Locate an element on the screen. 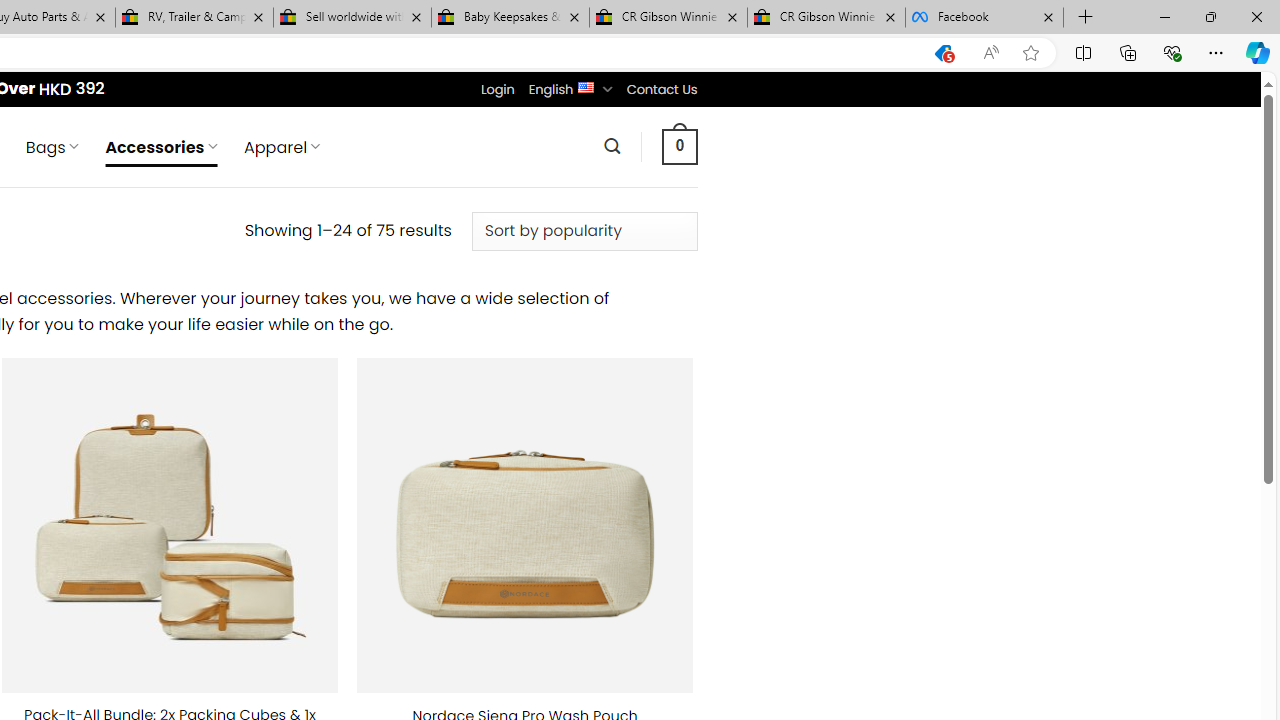 Image resolution: width=1280 pixels, height=720 pixels. 'RV, Trailer & Camper Steps & Ladders for sale | eBay' is located at coordinates (194, 17).